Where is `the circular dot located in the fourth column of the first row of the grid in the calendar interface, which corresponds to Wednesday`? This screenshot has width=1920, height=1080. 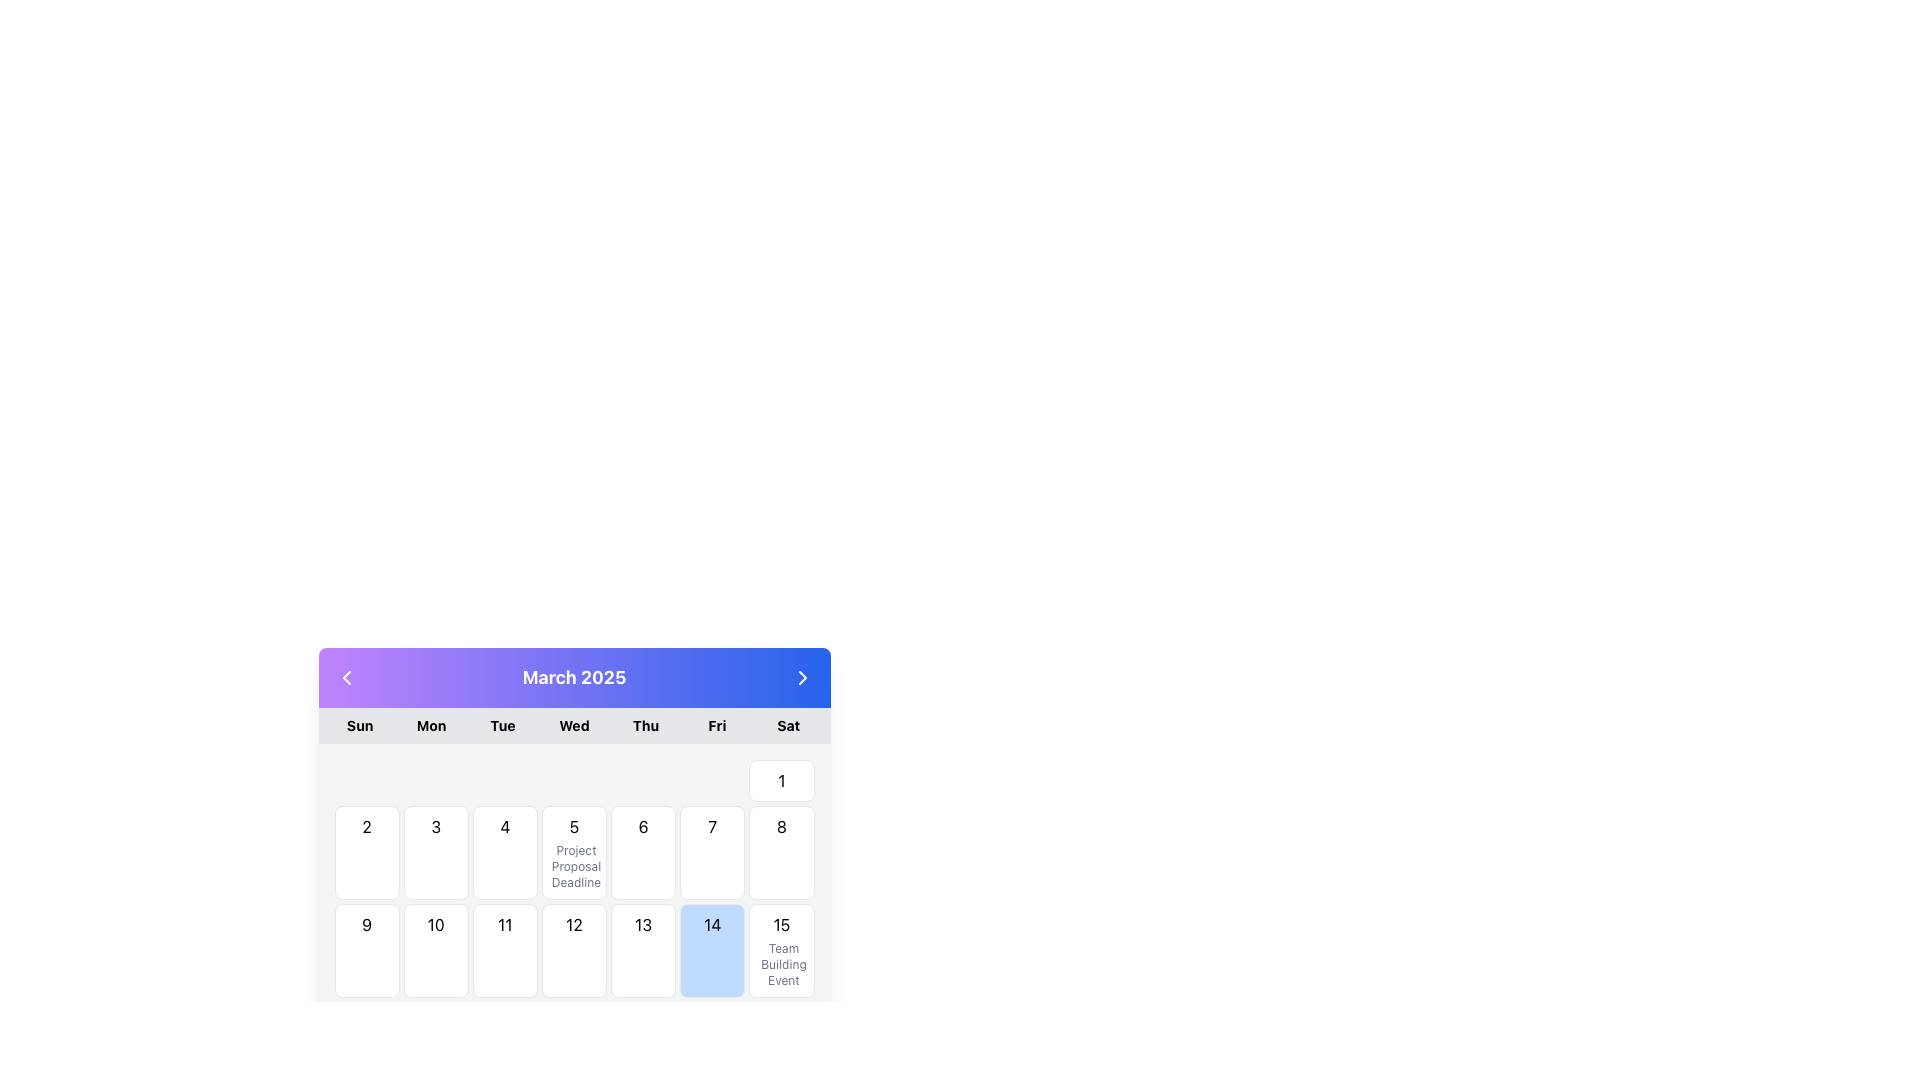
the circular dot located in the fourth column of the first row of the grid in the calendar interface, which corresponds to Wednesday is located at coordinates (573, 779).